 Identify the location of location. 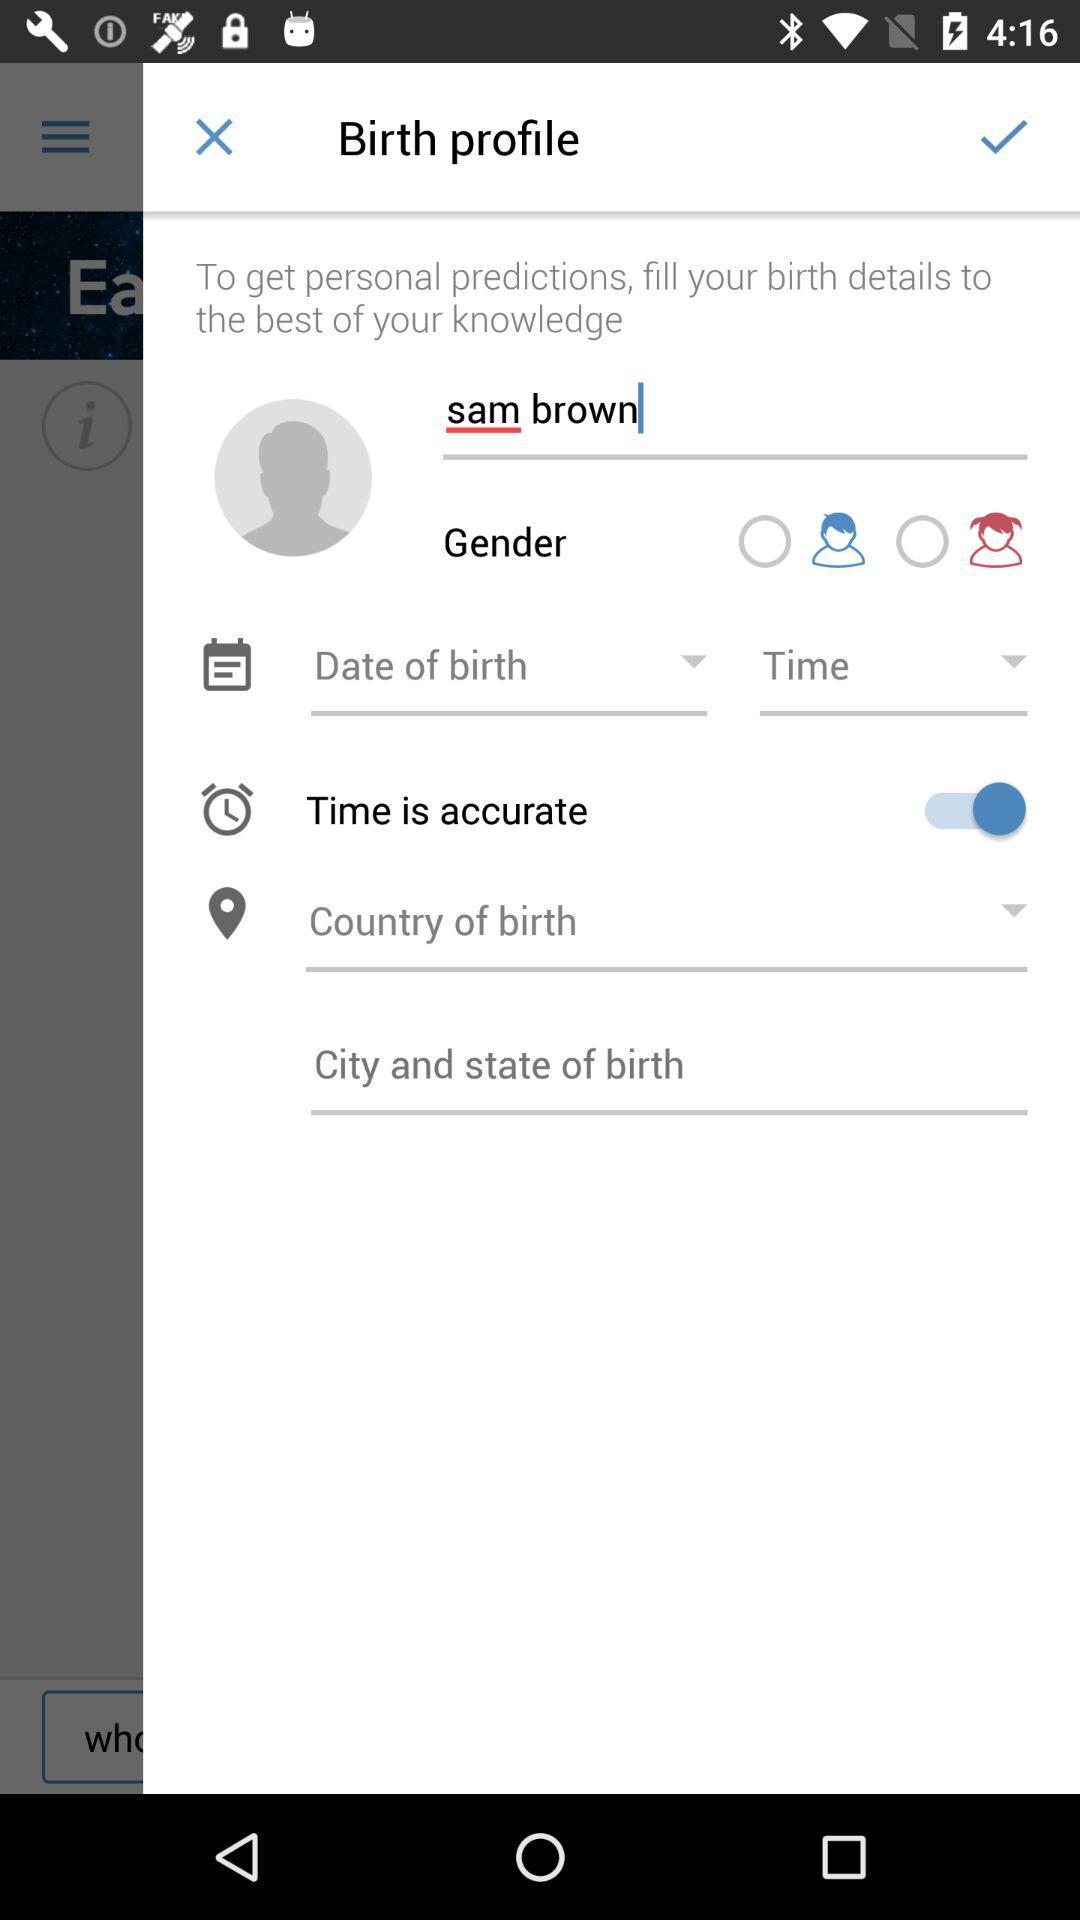
(226, 912).